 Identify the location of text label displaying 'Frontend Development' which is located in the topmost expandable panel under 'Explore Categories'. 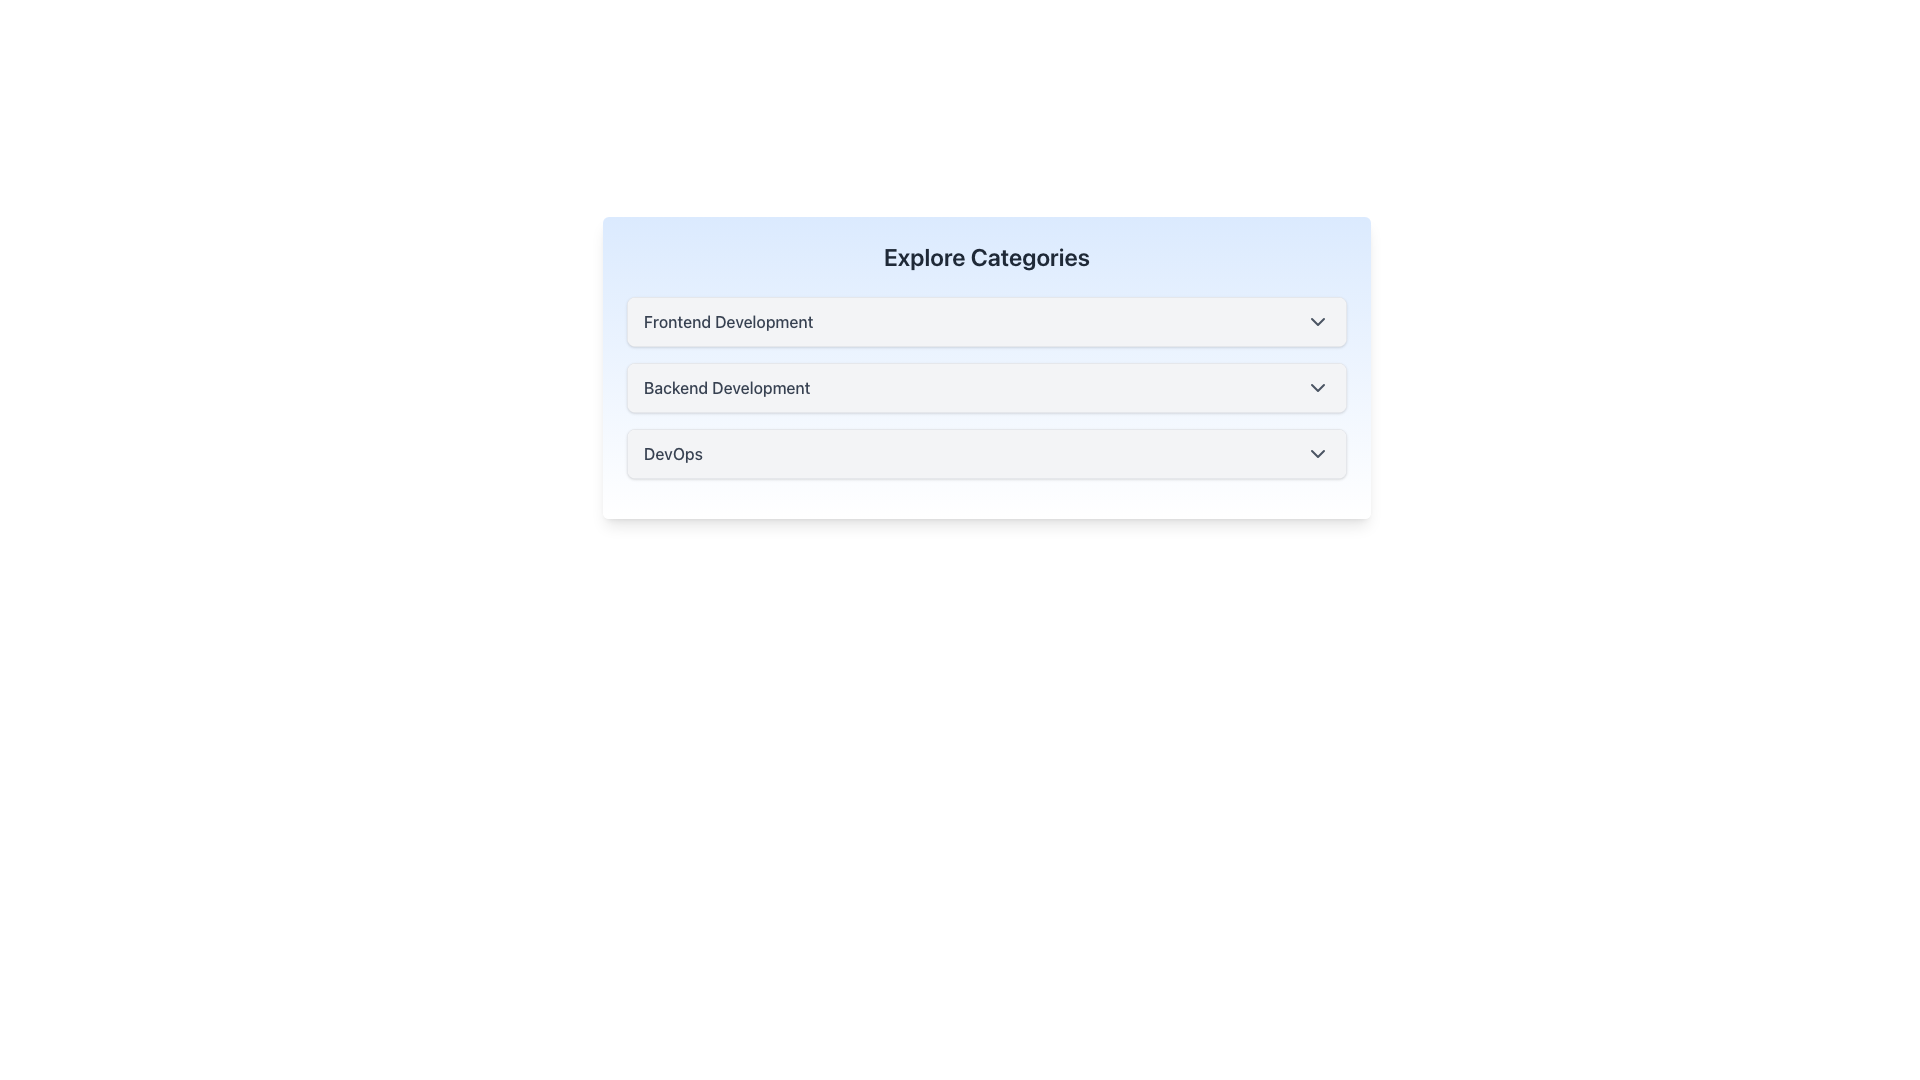
(727, 320).